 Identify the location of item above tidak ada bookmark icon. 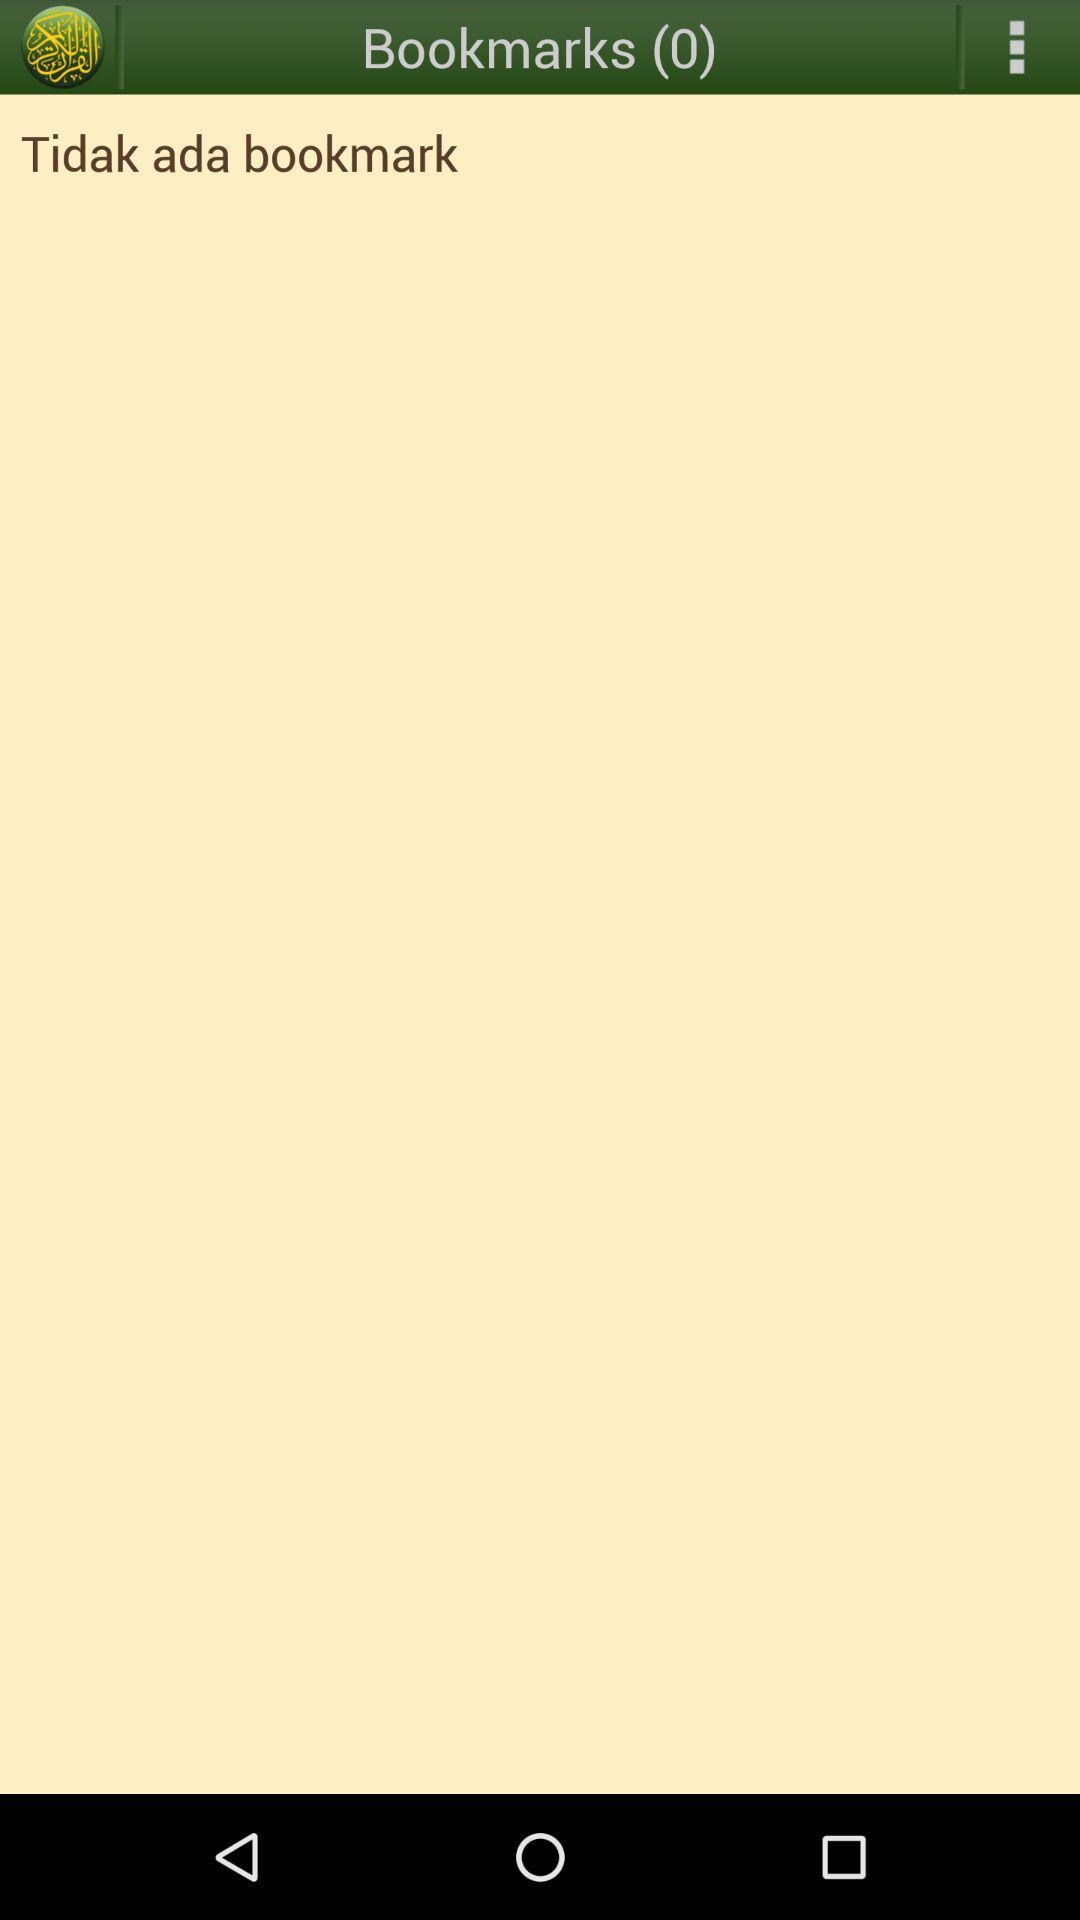
(61, 47).